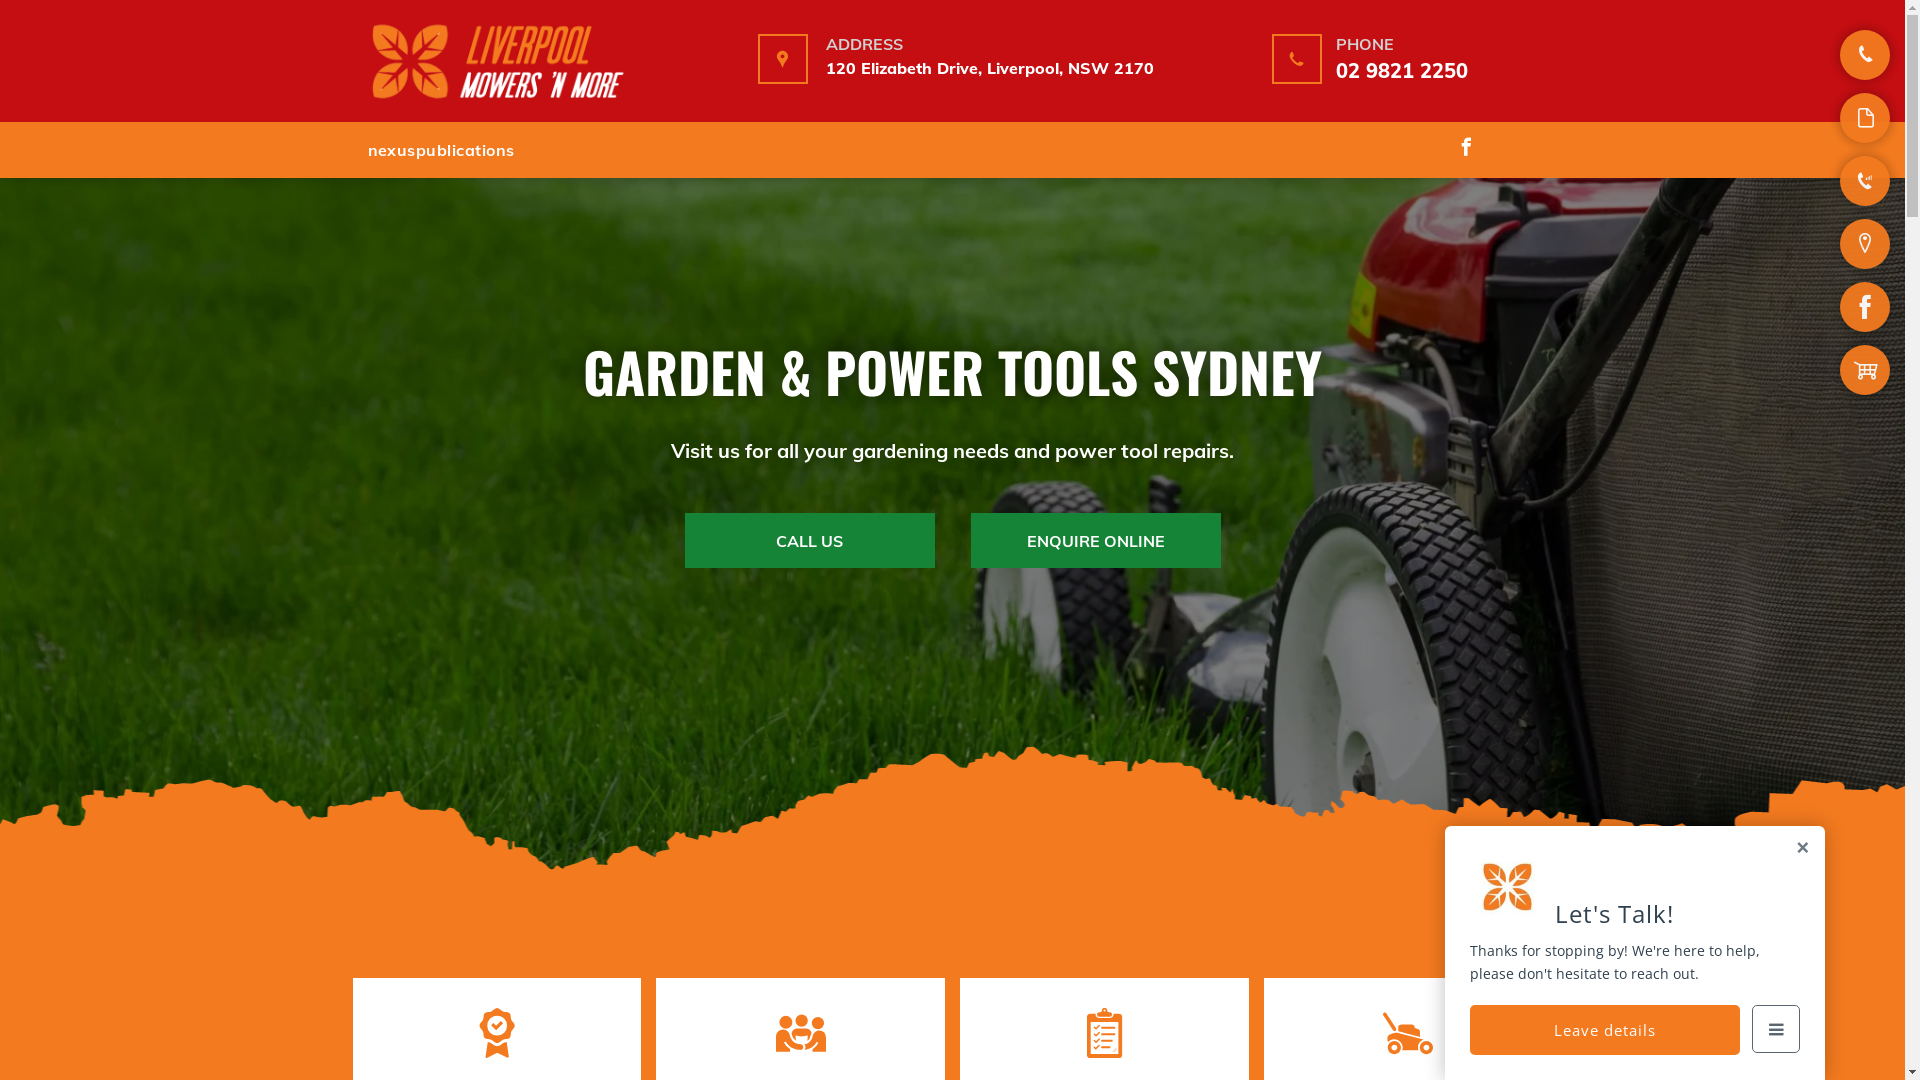  I want to click on '02 9821 2250', so click(1400, 69).